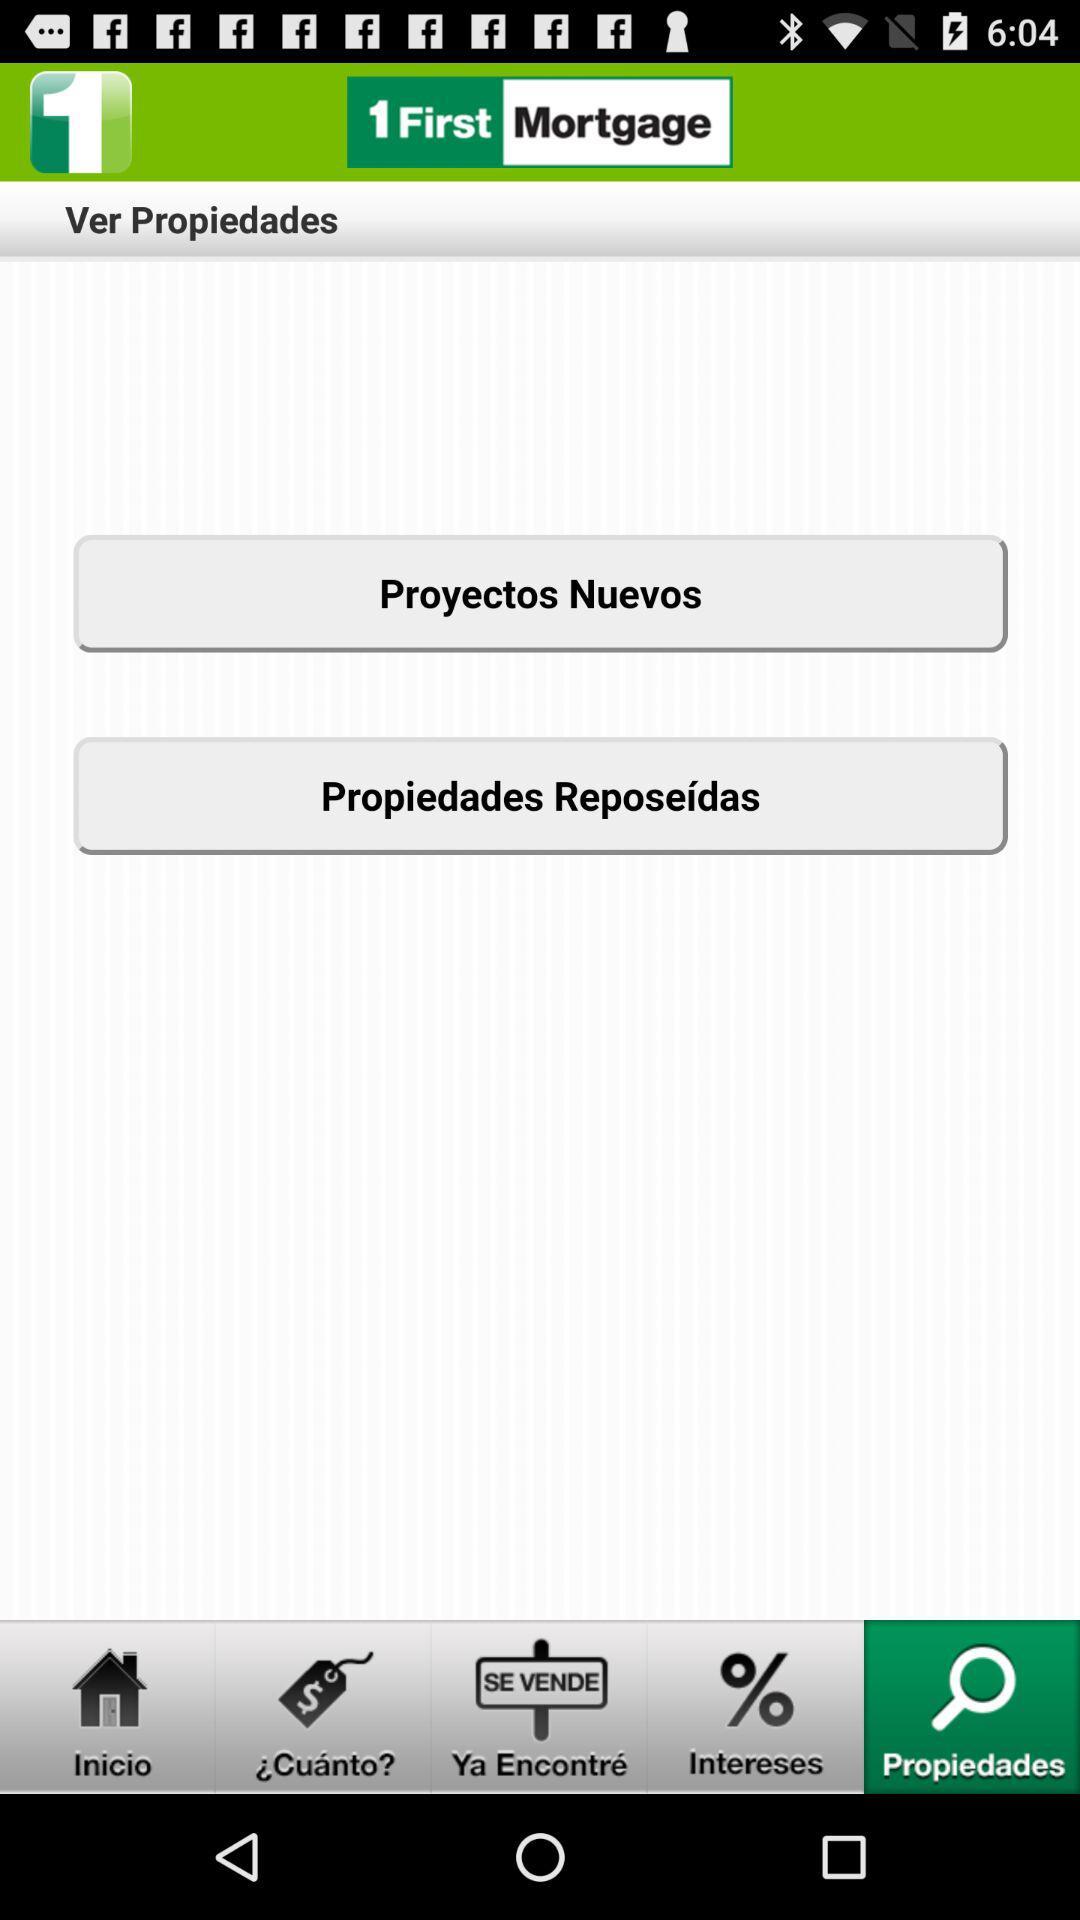  What do you see at coordinates (971, 1826) in the screenshot?
I see `the search icon` at bounding box center [971, 1826].